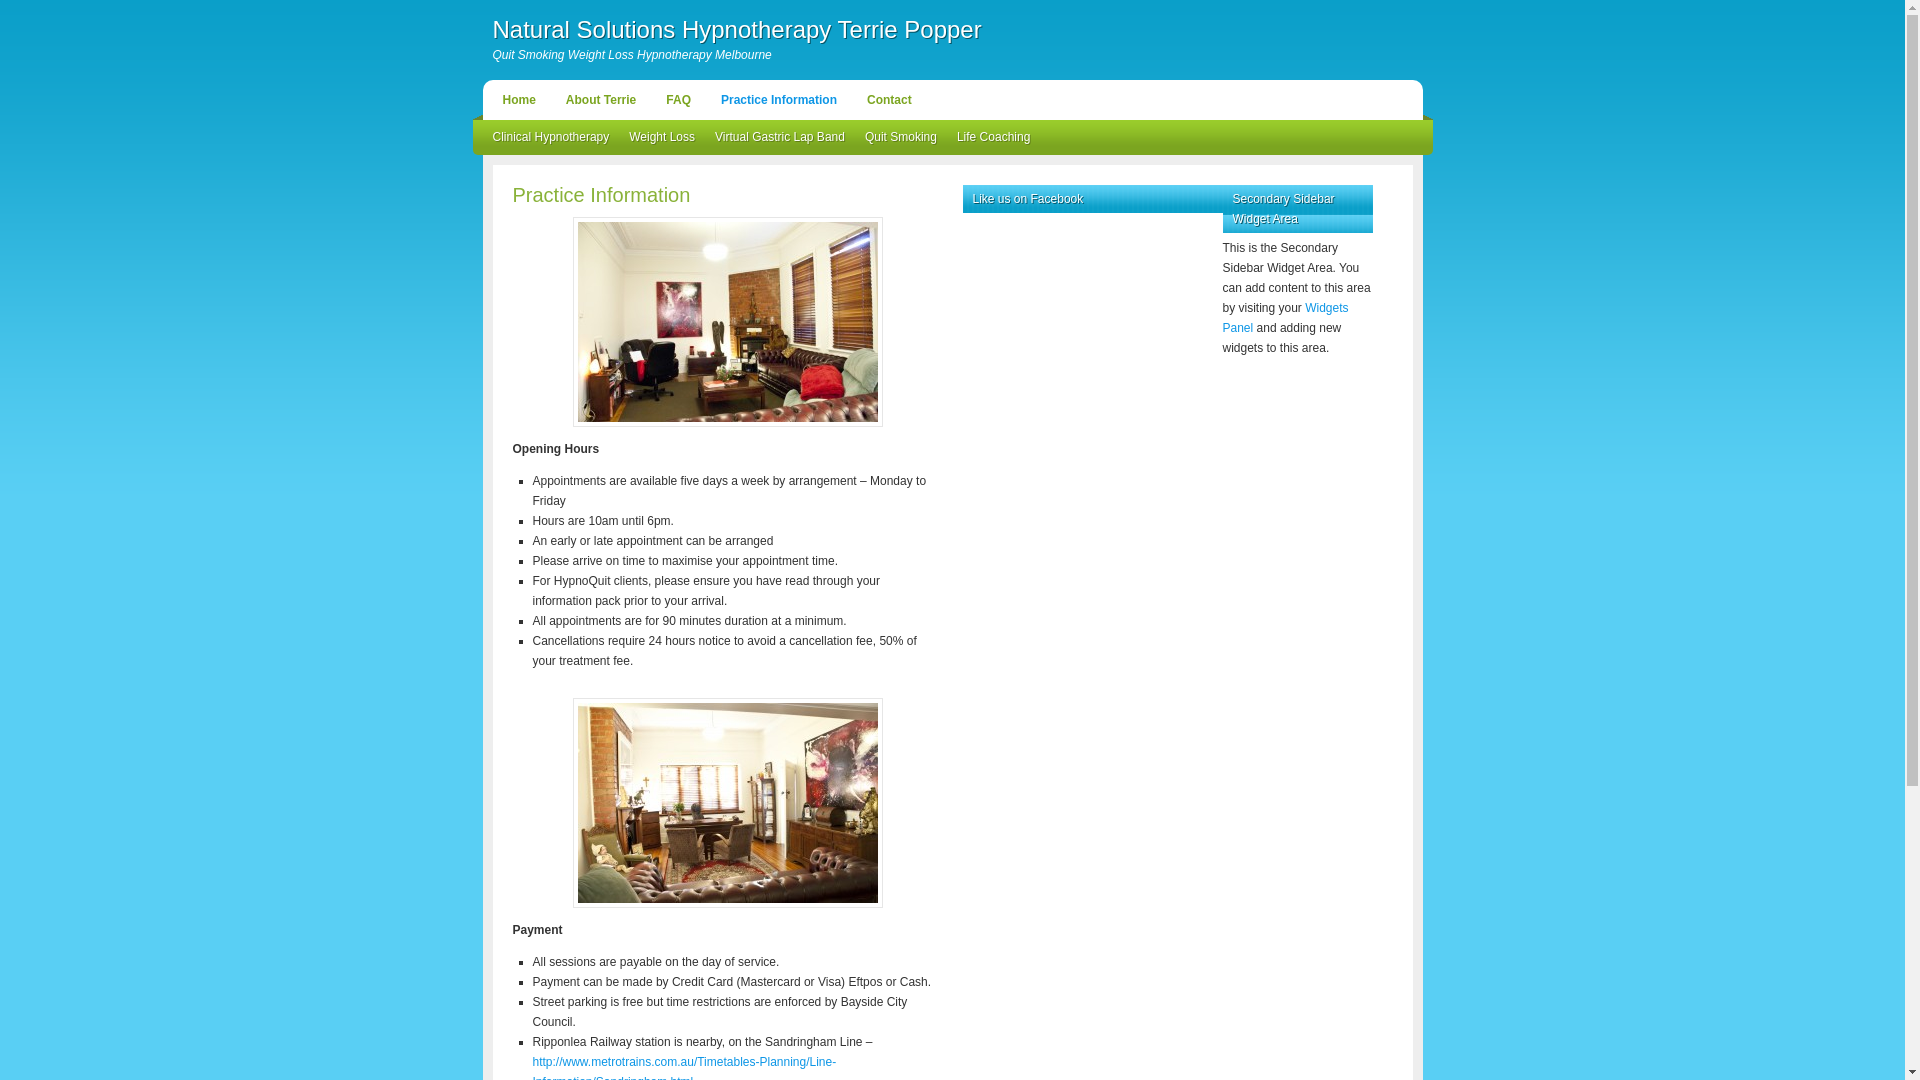 The height and width of the screenshot is (1080, 1920). I want to click on 'FAQ', so click(678, 100).